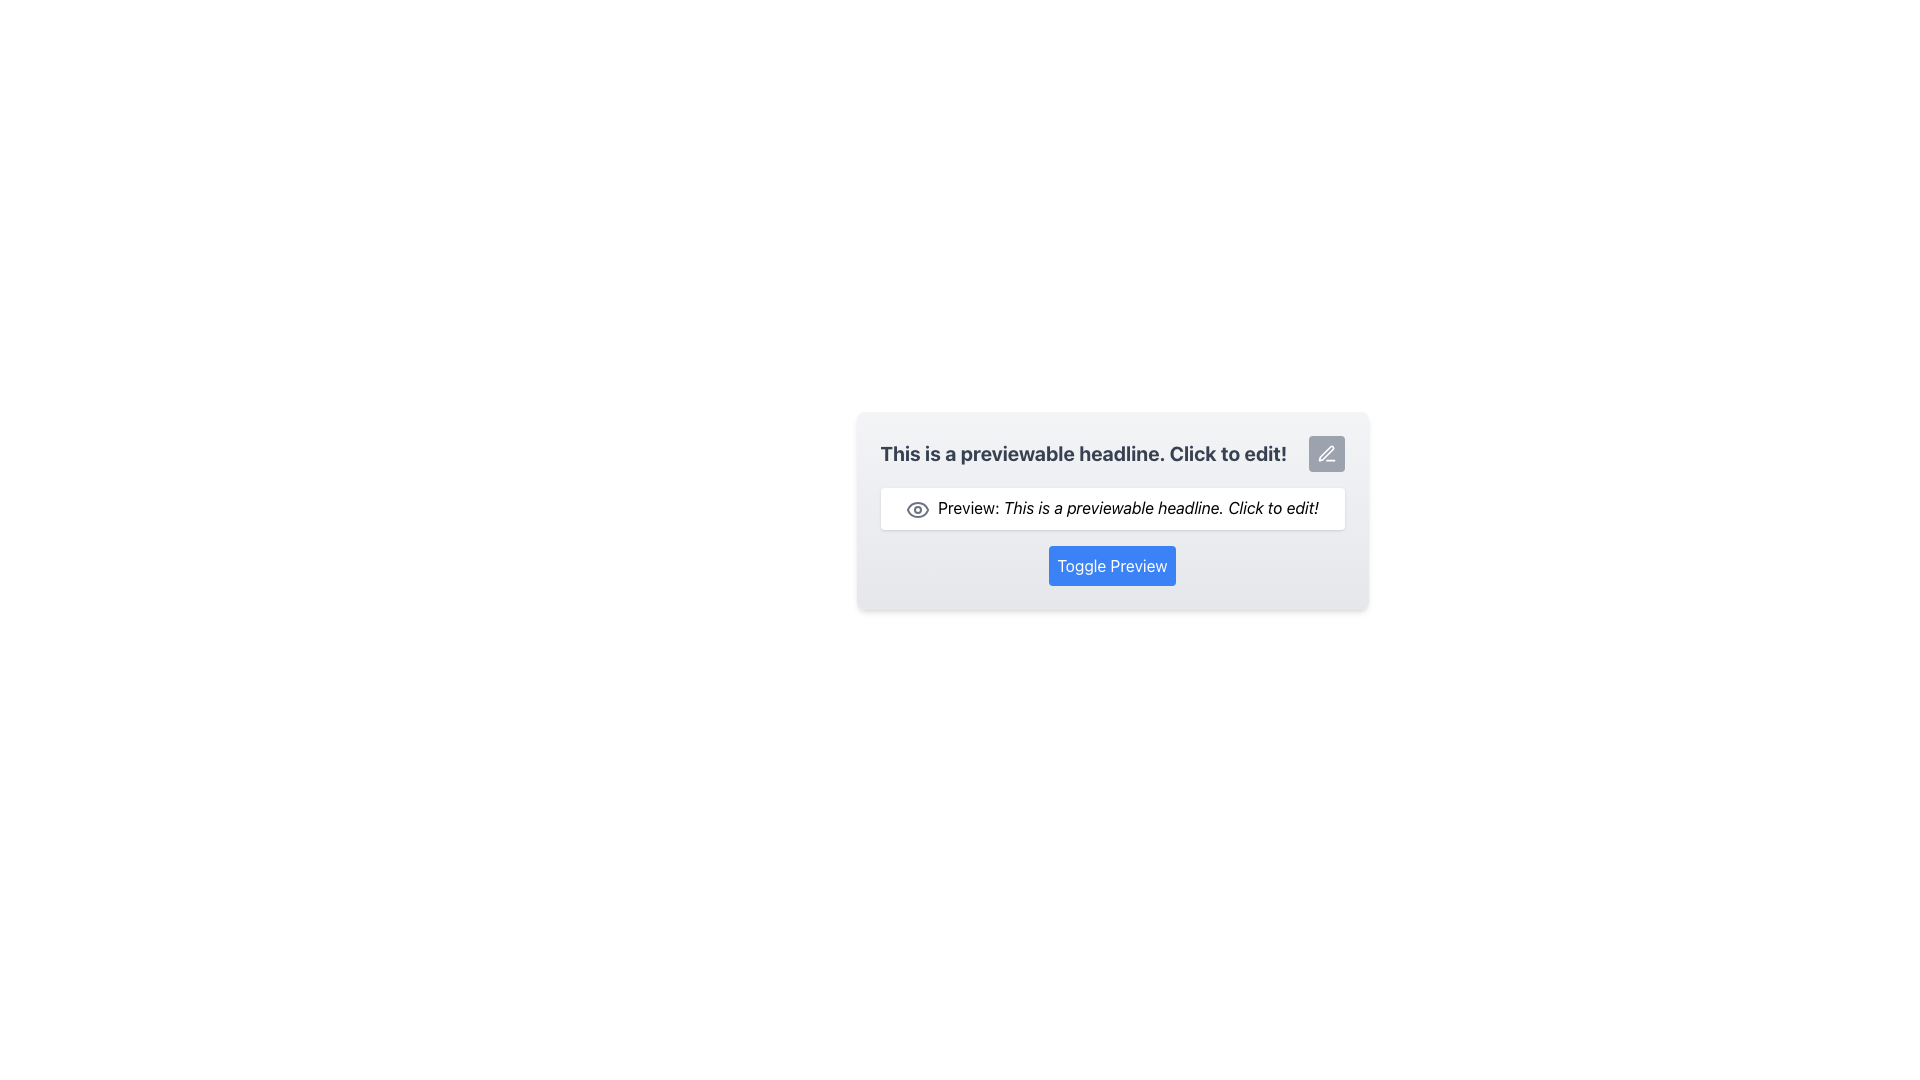  Describe the element at coordinates (1326, 454) in the screenshot. I see `the gray rounded button with a white pencil icon located at the top-right corner of the headline text 'This is a previewable headline. Click` at that location.